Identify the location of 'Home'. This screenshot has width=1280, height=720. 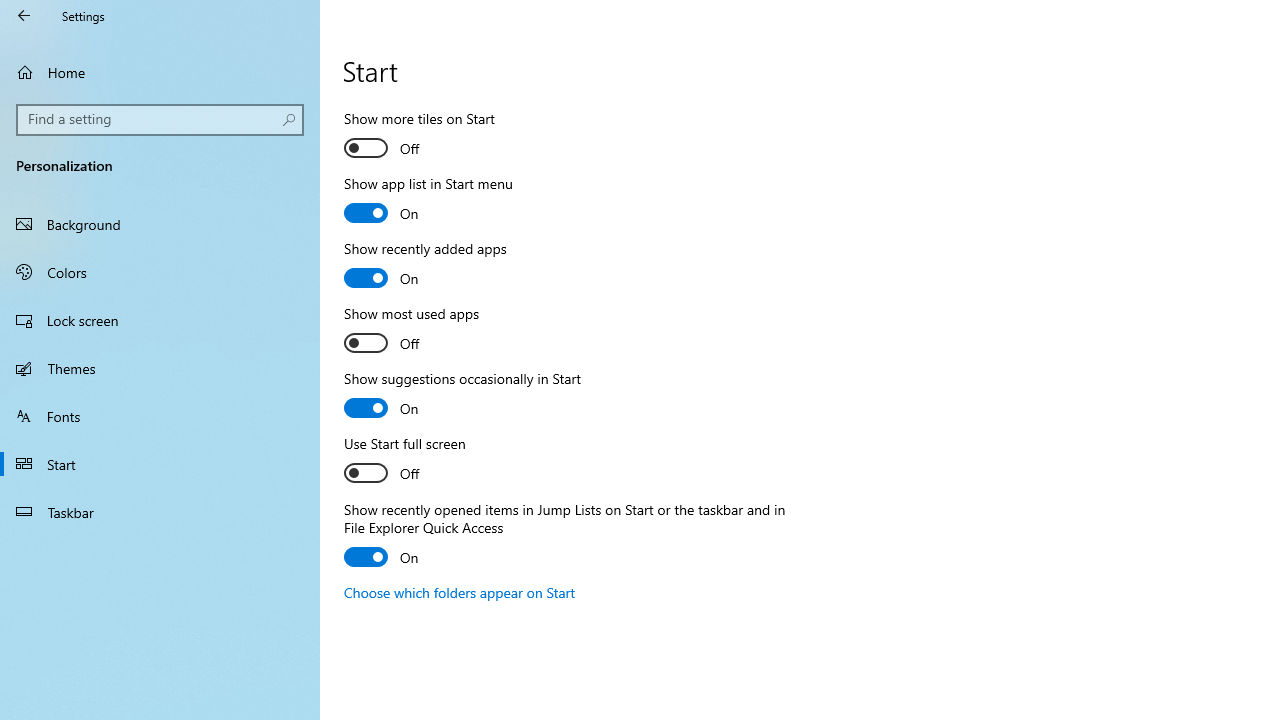
(160, 71).